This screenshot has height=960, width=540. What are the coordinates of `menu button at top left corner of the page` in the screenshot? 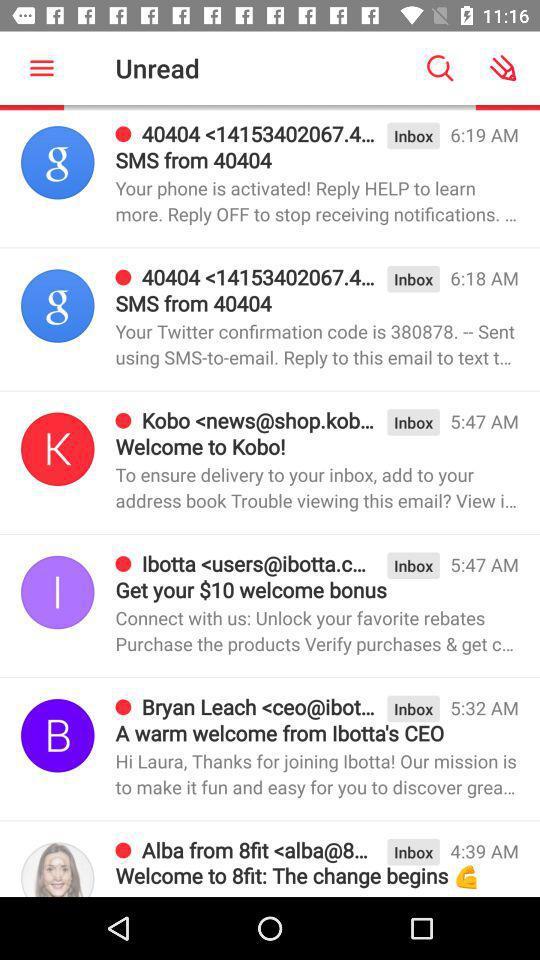 It's located at (42, 67).